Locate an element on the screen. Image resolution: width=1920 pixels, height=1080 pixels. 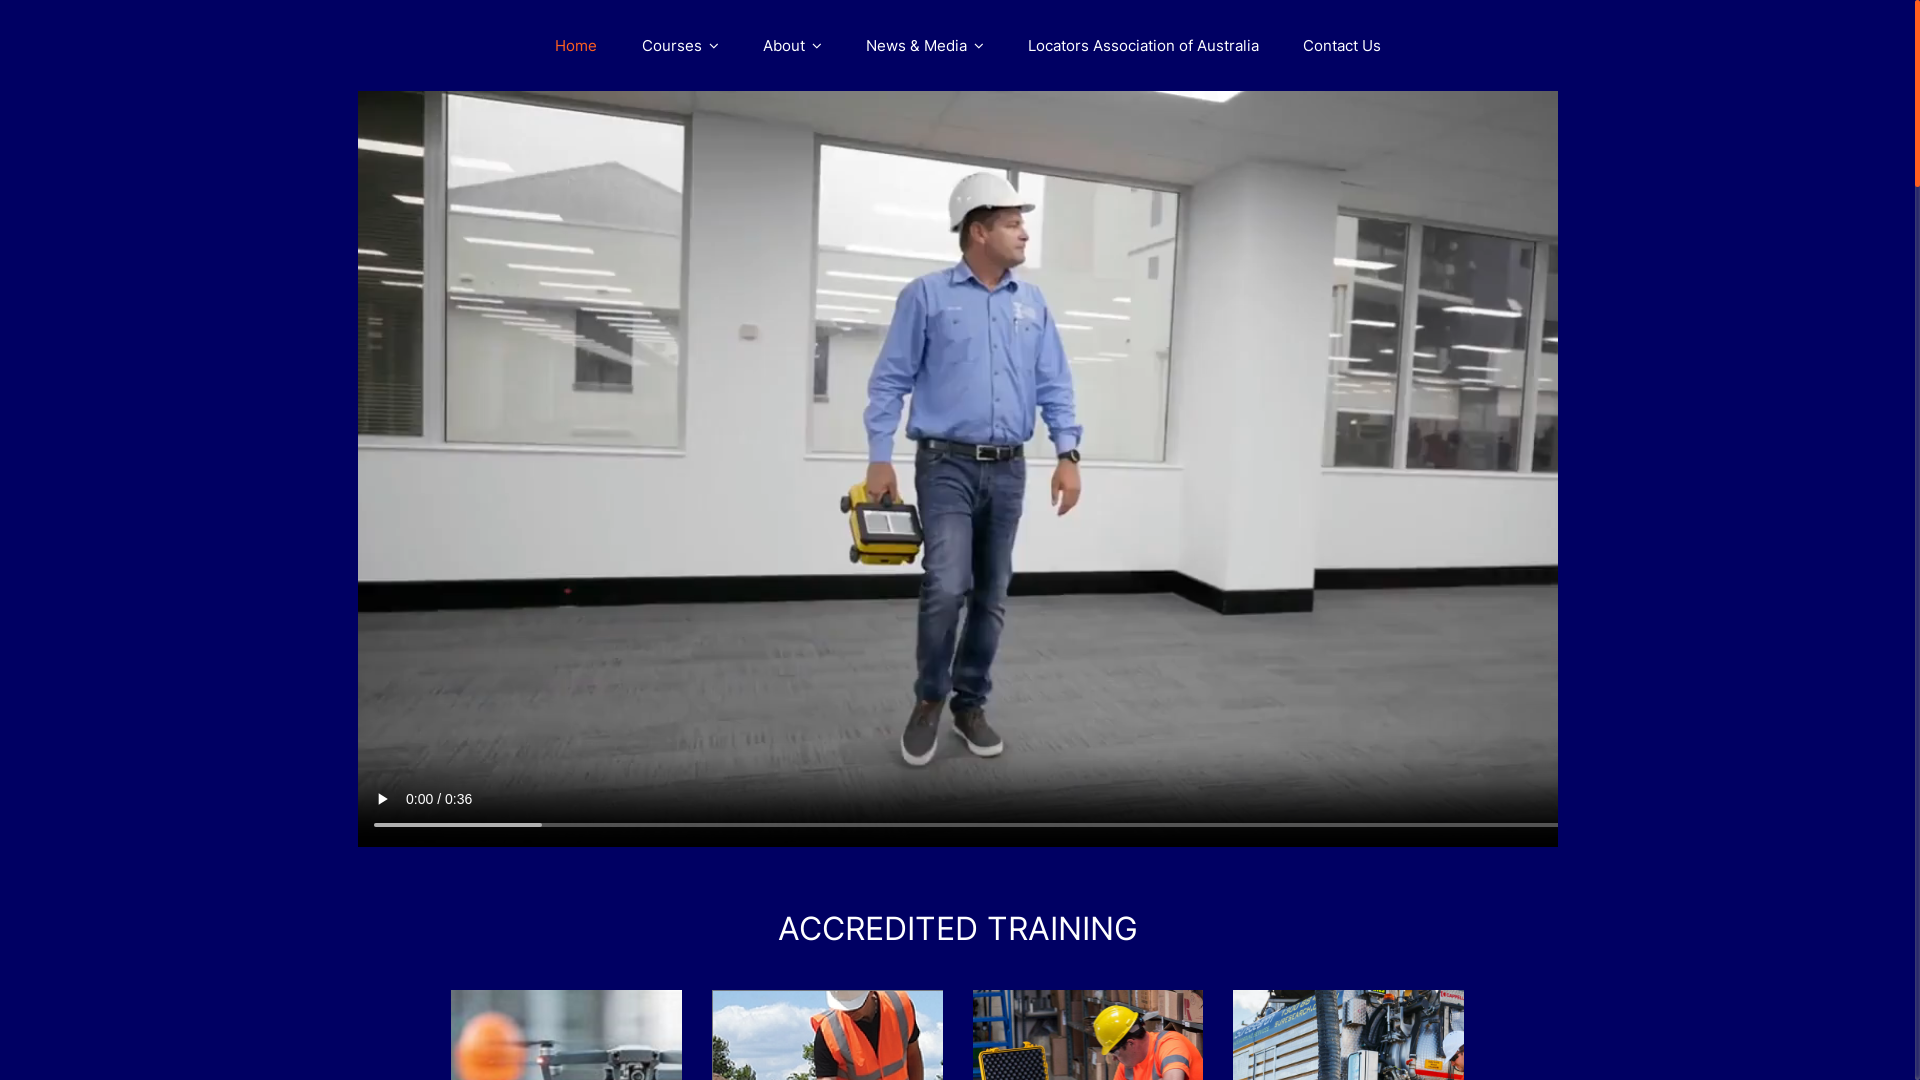
'News & Media' is located at coordinates (924, 45).